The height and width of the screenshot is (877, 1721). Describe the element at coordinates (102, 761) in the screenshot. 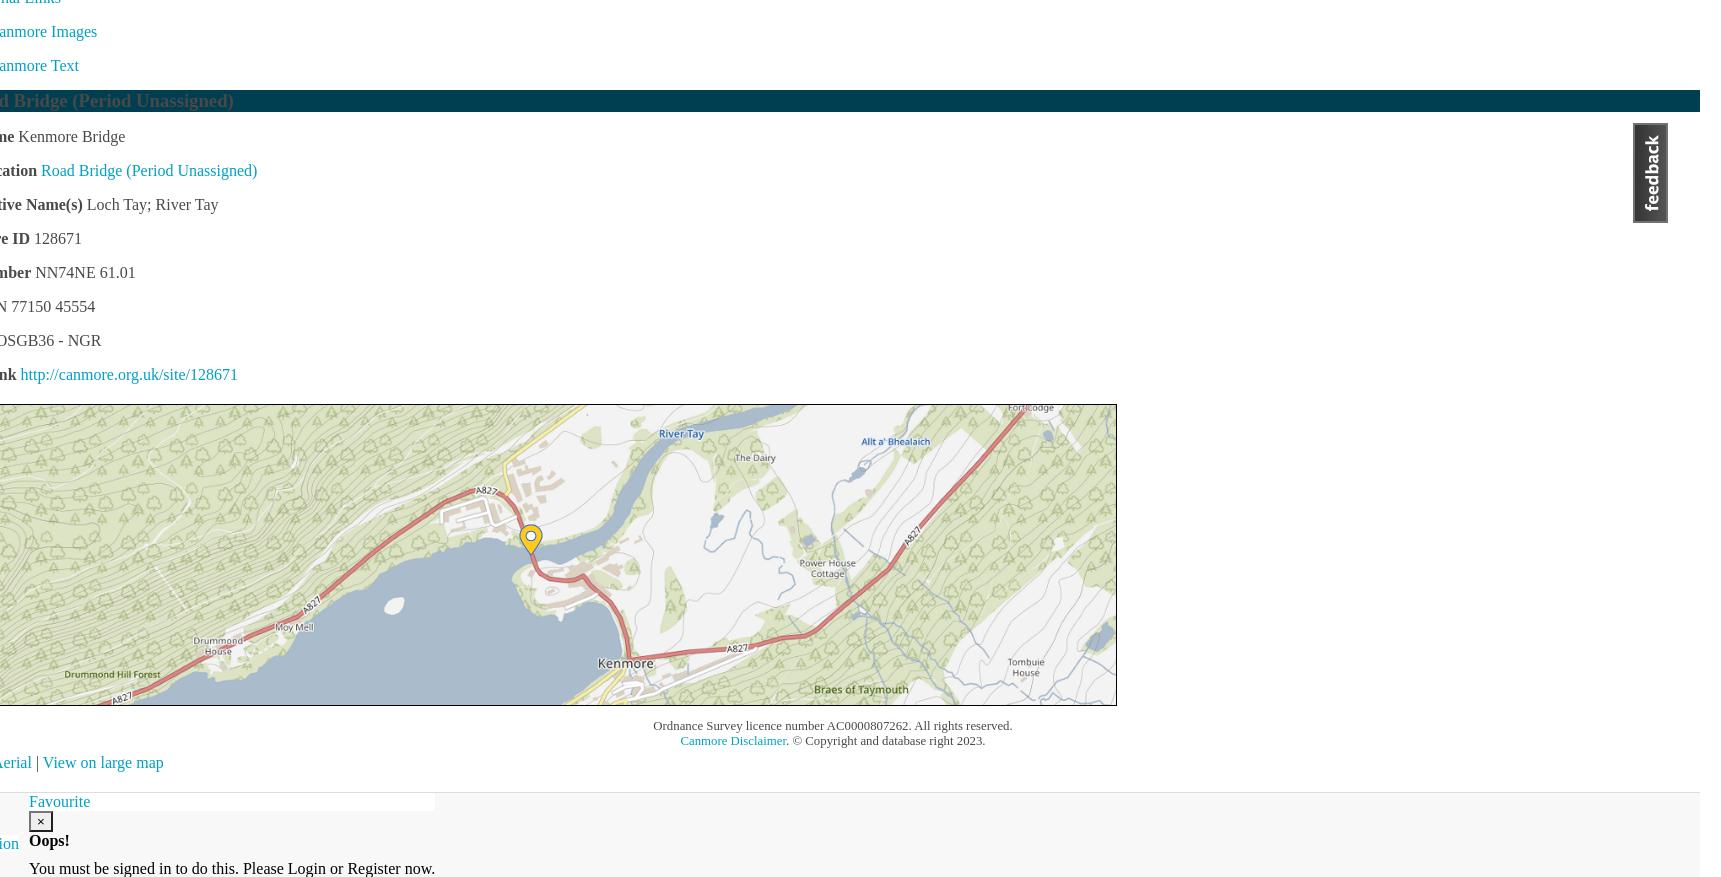

I see `'View on large map'` at that location.